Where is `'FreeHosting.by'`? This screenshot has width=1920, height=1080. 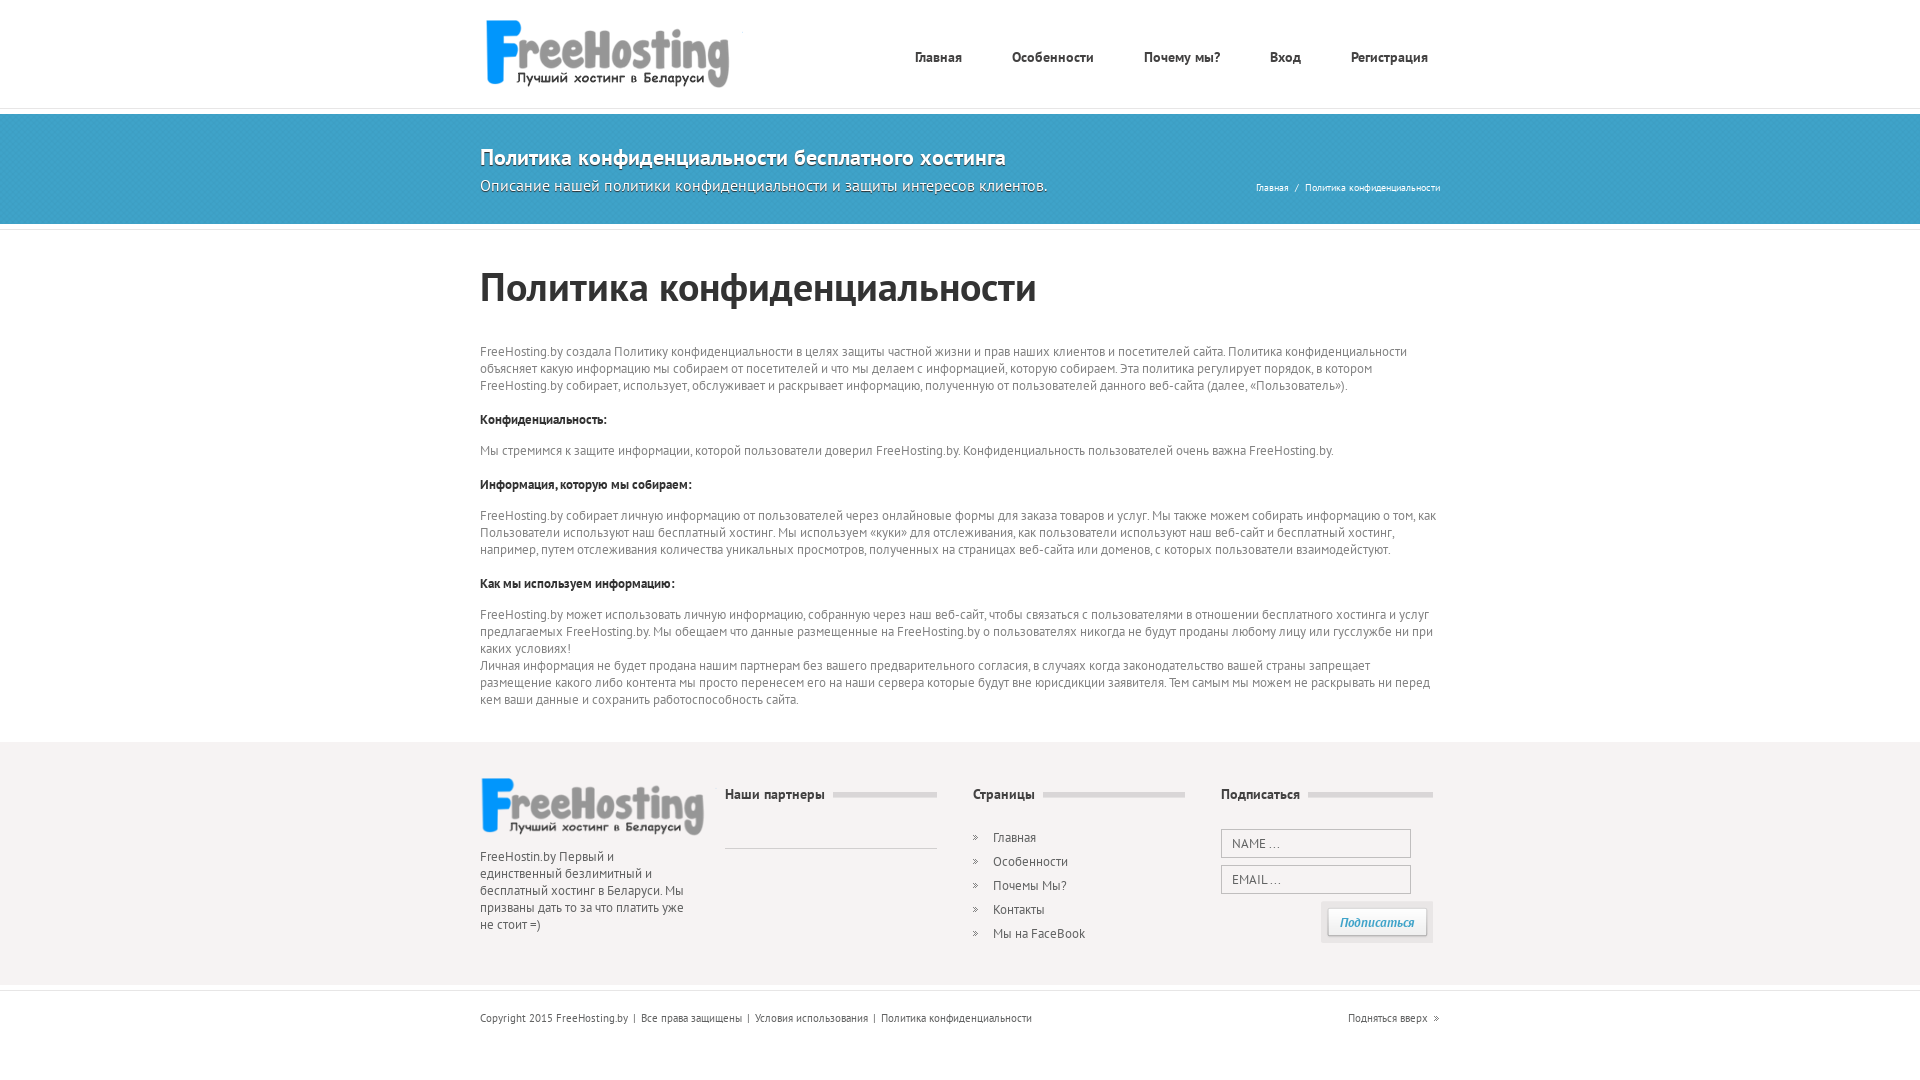
'FreeHosting.by' is located at coordinates (624, 54).